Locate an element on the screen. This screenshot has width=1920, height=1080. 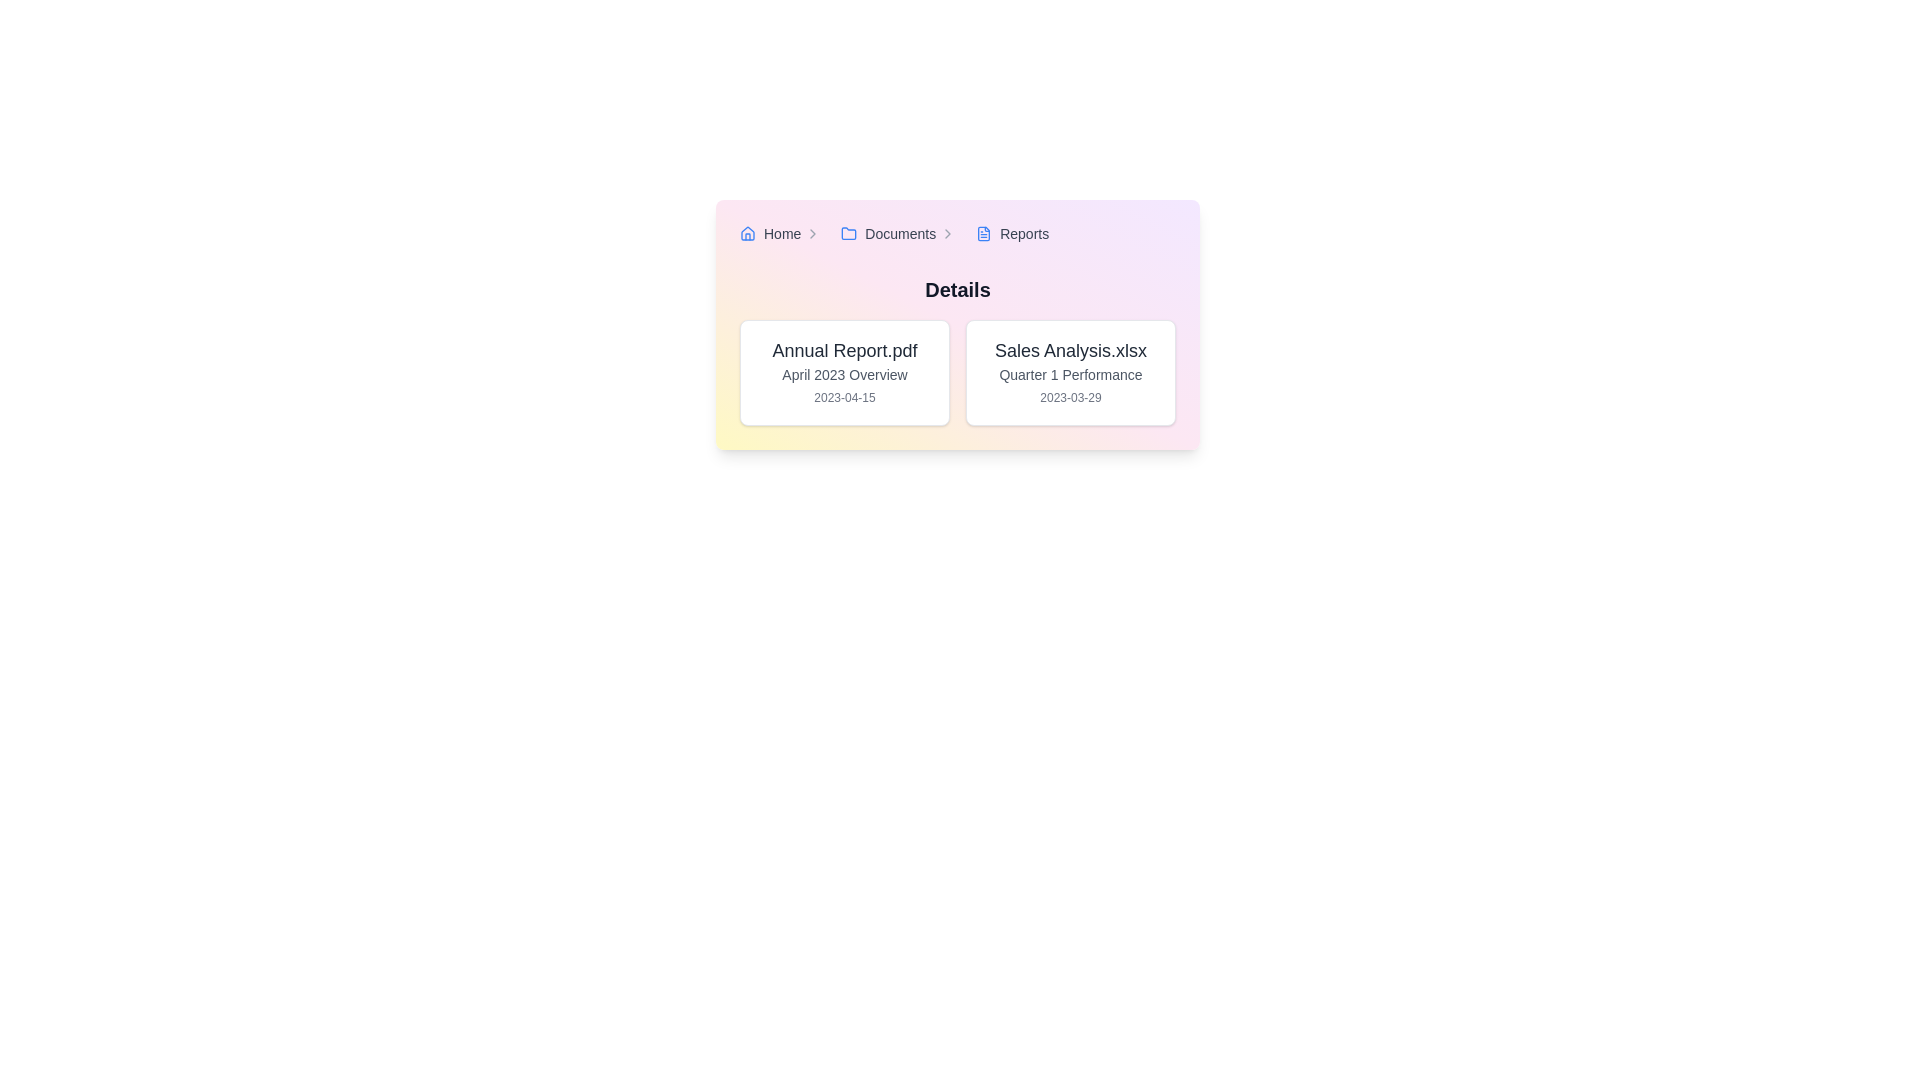
the static text label that serves as a date stamp for the 'Sales Analysis.xlsx' document, positioned beneath 'Quarter 1 Performance' within the card is located at coordinates (1069, 397).